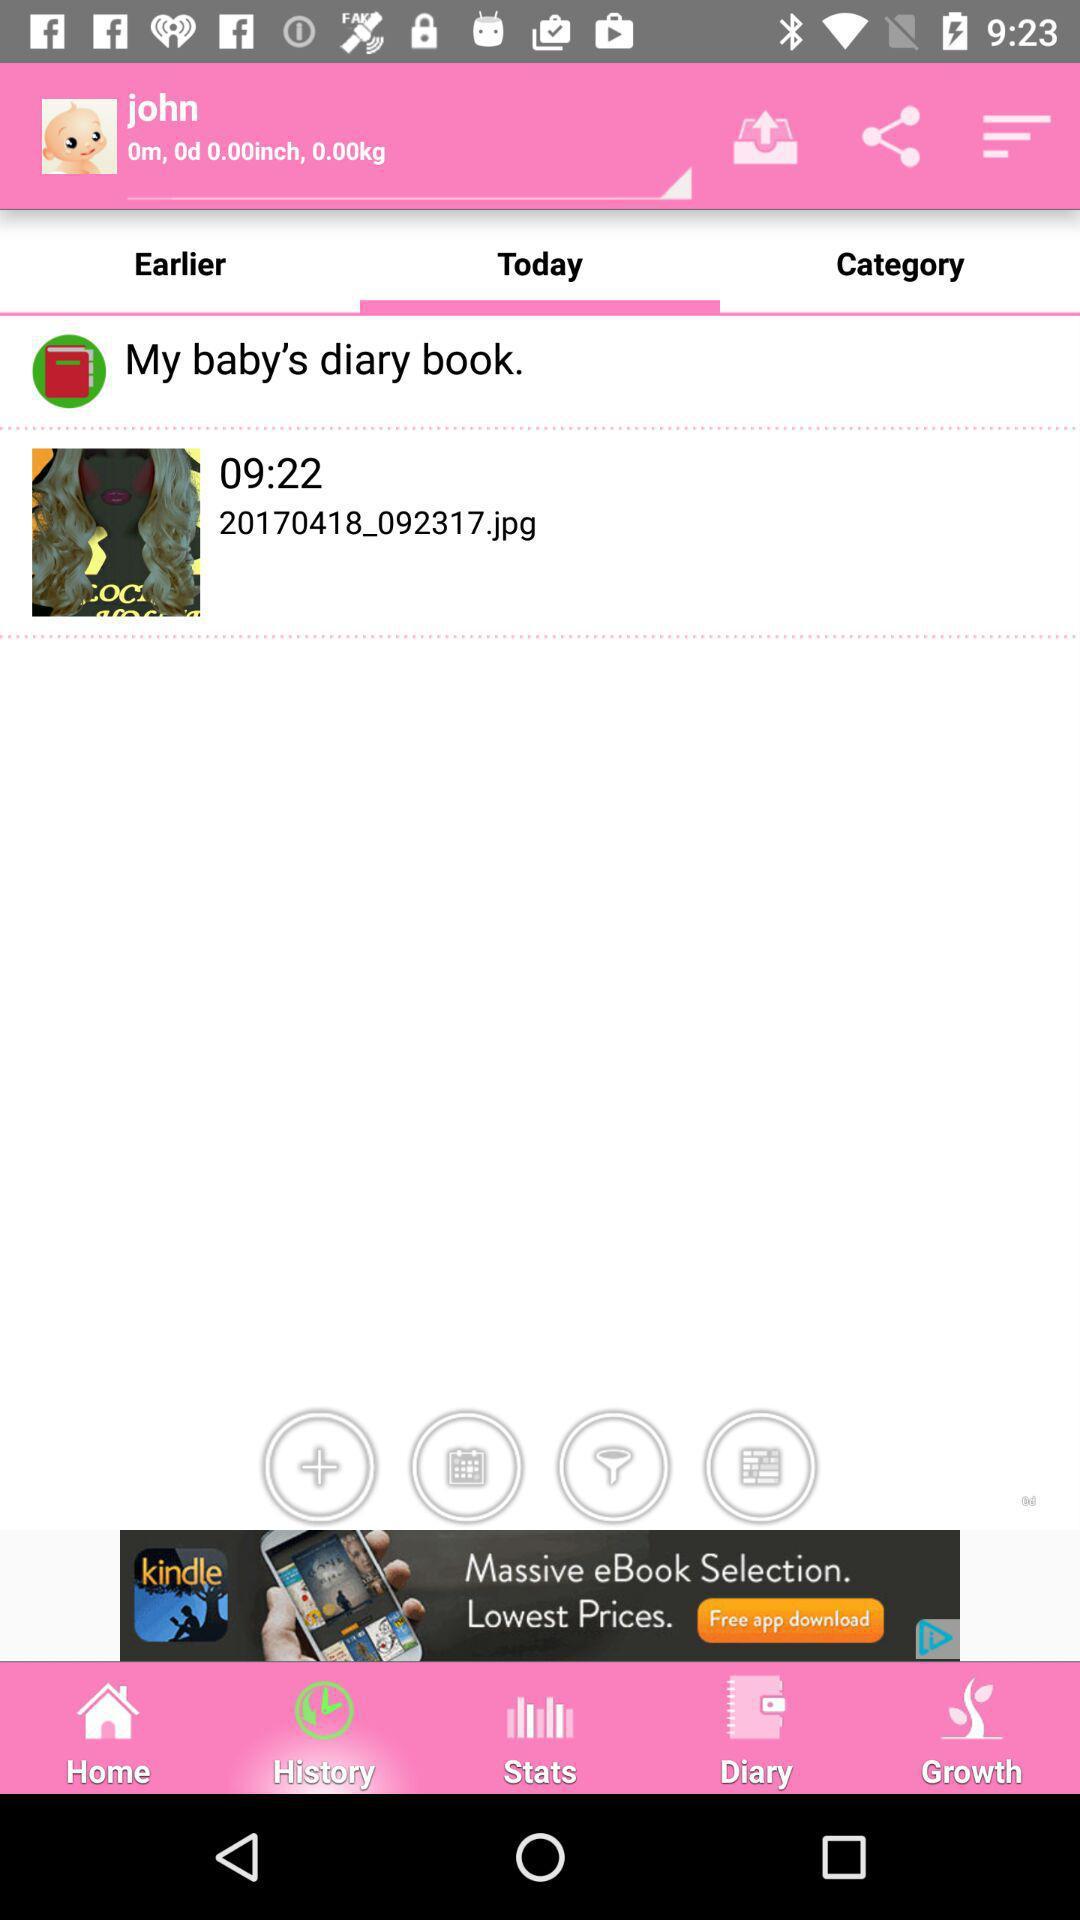 Image resolution: width=1080 pixels, height=1920 pixels. I want to click on the text which is right side of the diary book icon, so click(595, 357).